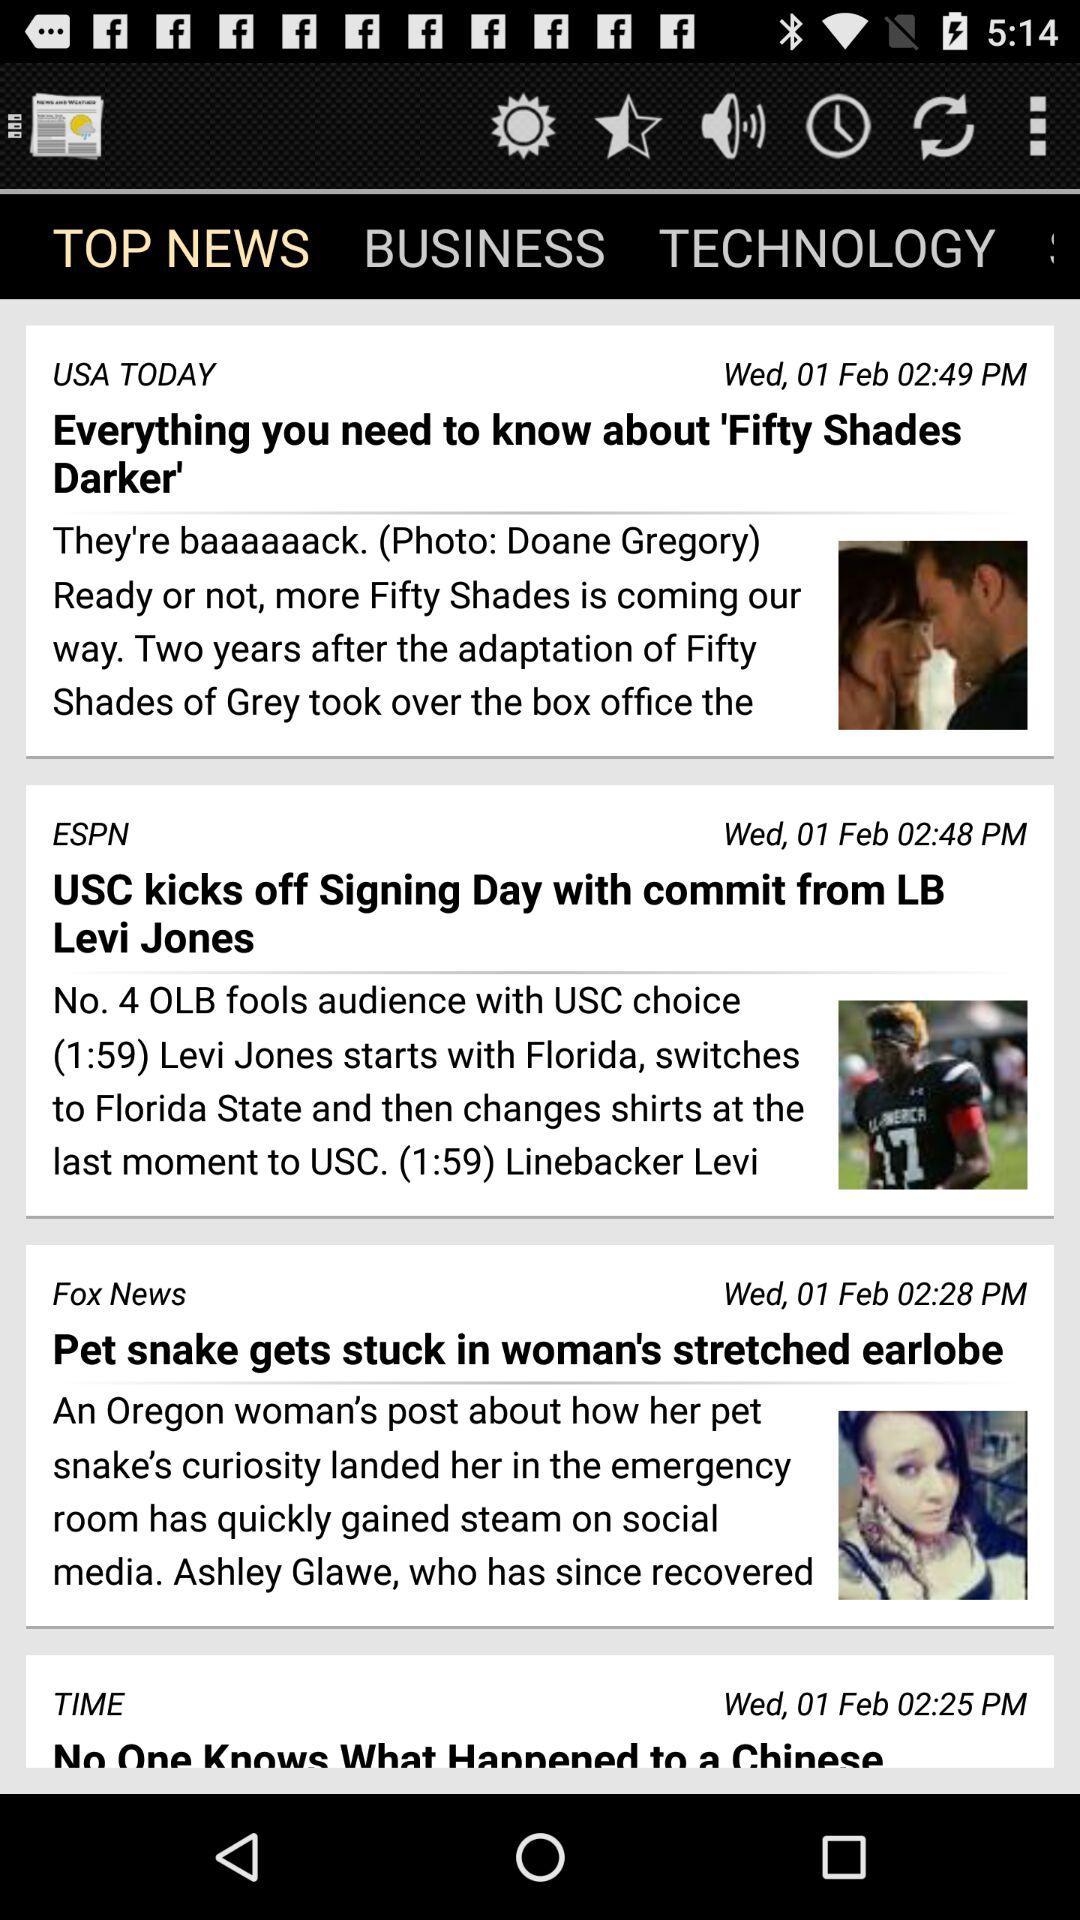 The height and width of the screenshot is (1920, 1080). Describe the element at coordinates (64, 124) in the screenshot. I see `open main menu` at that location.